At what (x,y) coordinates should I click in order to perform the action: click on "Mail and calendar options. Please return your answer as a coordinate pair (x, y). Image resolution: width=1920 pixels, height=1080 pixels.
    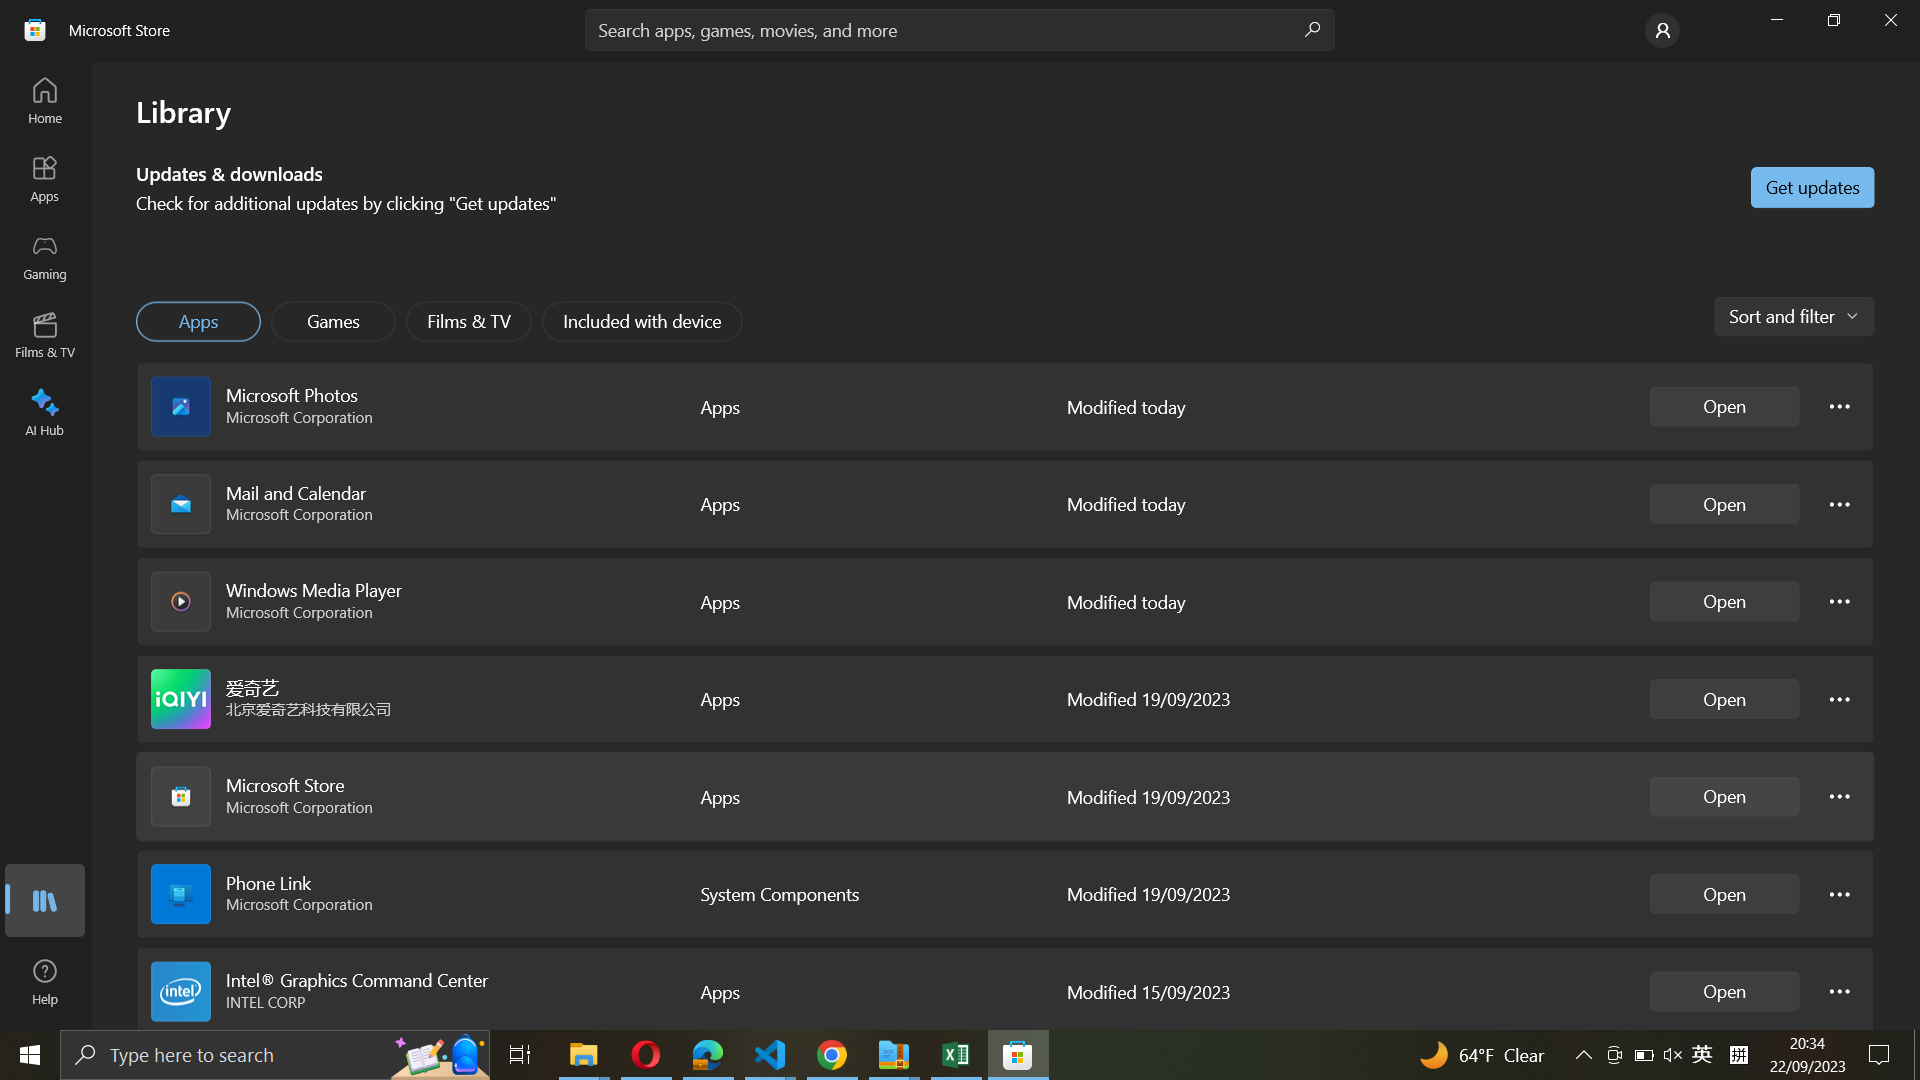
    Looking at the image, I should click on (1840, 500).